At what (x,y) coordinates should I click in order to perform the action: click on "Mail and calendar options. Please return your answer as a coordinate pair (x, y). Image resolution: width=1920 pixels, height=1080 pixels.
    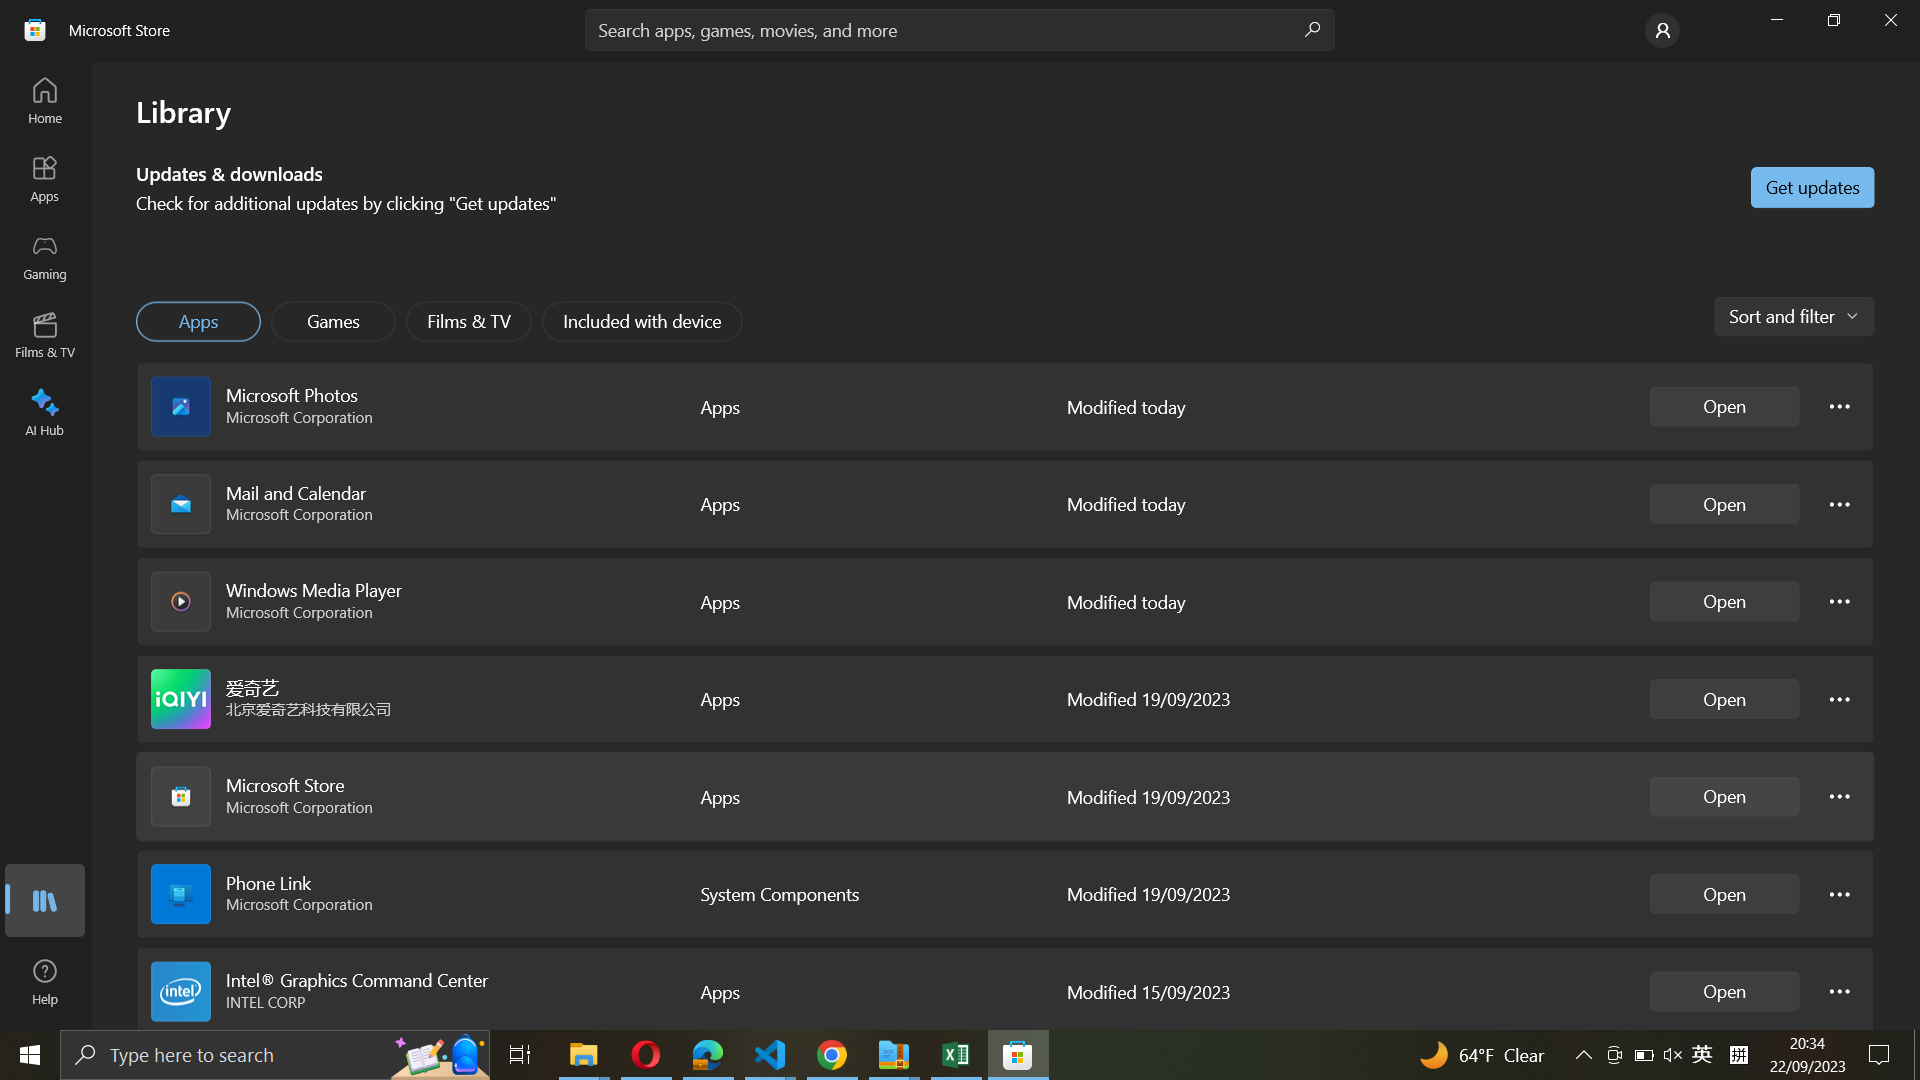
    Looking at the image, I should click on (1840, 500).